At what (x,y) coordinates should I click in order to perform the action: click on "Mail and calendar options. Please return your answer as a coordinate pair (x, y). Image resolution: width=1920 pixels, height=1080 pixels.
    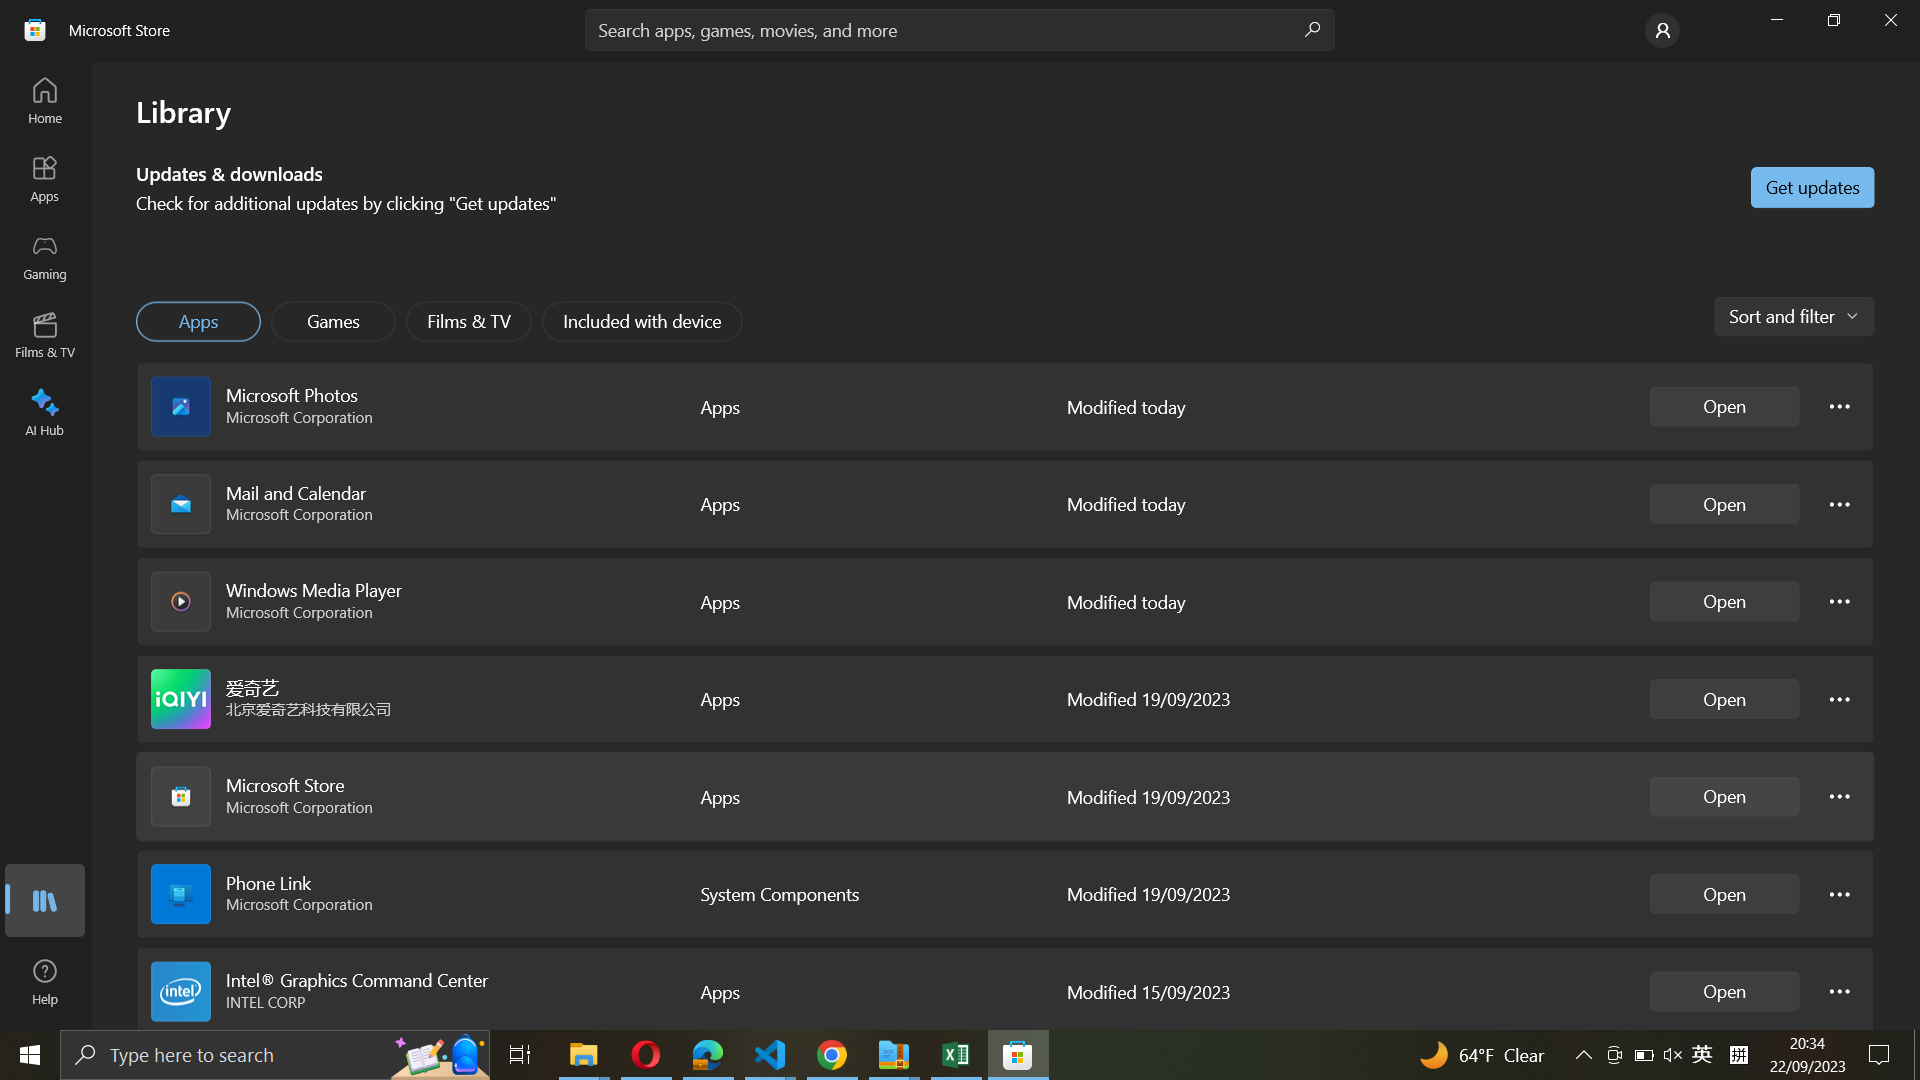
    Looking at the image, I should click on (1840, 500).